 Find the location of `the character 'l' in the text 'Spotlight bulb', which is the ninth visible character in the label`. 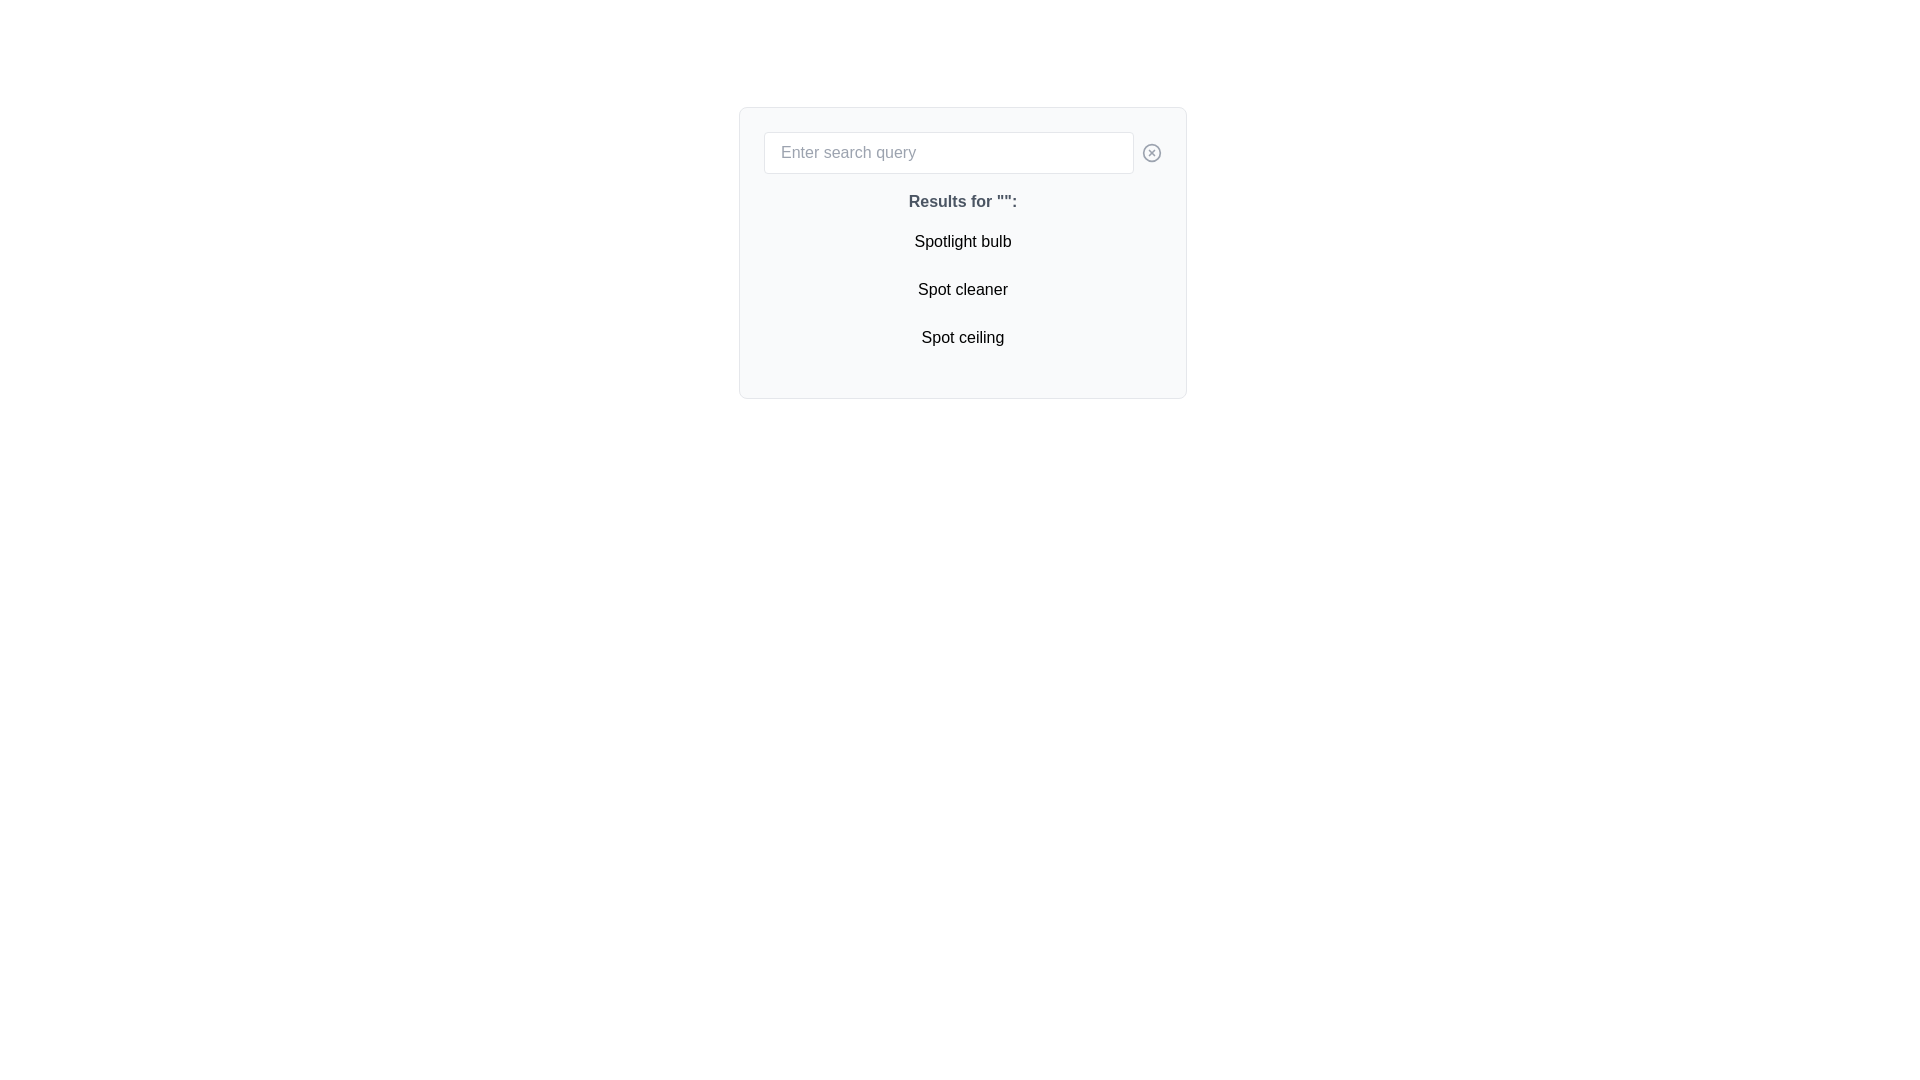

the character 'l' in the text 'Spotlight bulb', which is the ninth visible character in the label is located at coordinates (948, 240).